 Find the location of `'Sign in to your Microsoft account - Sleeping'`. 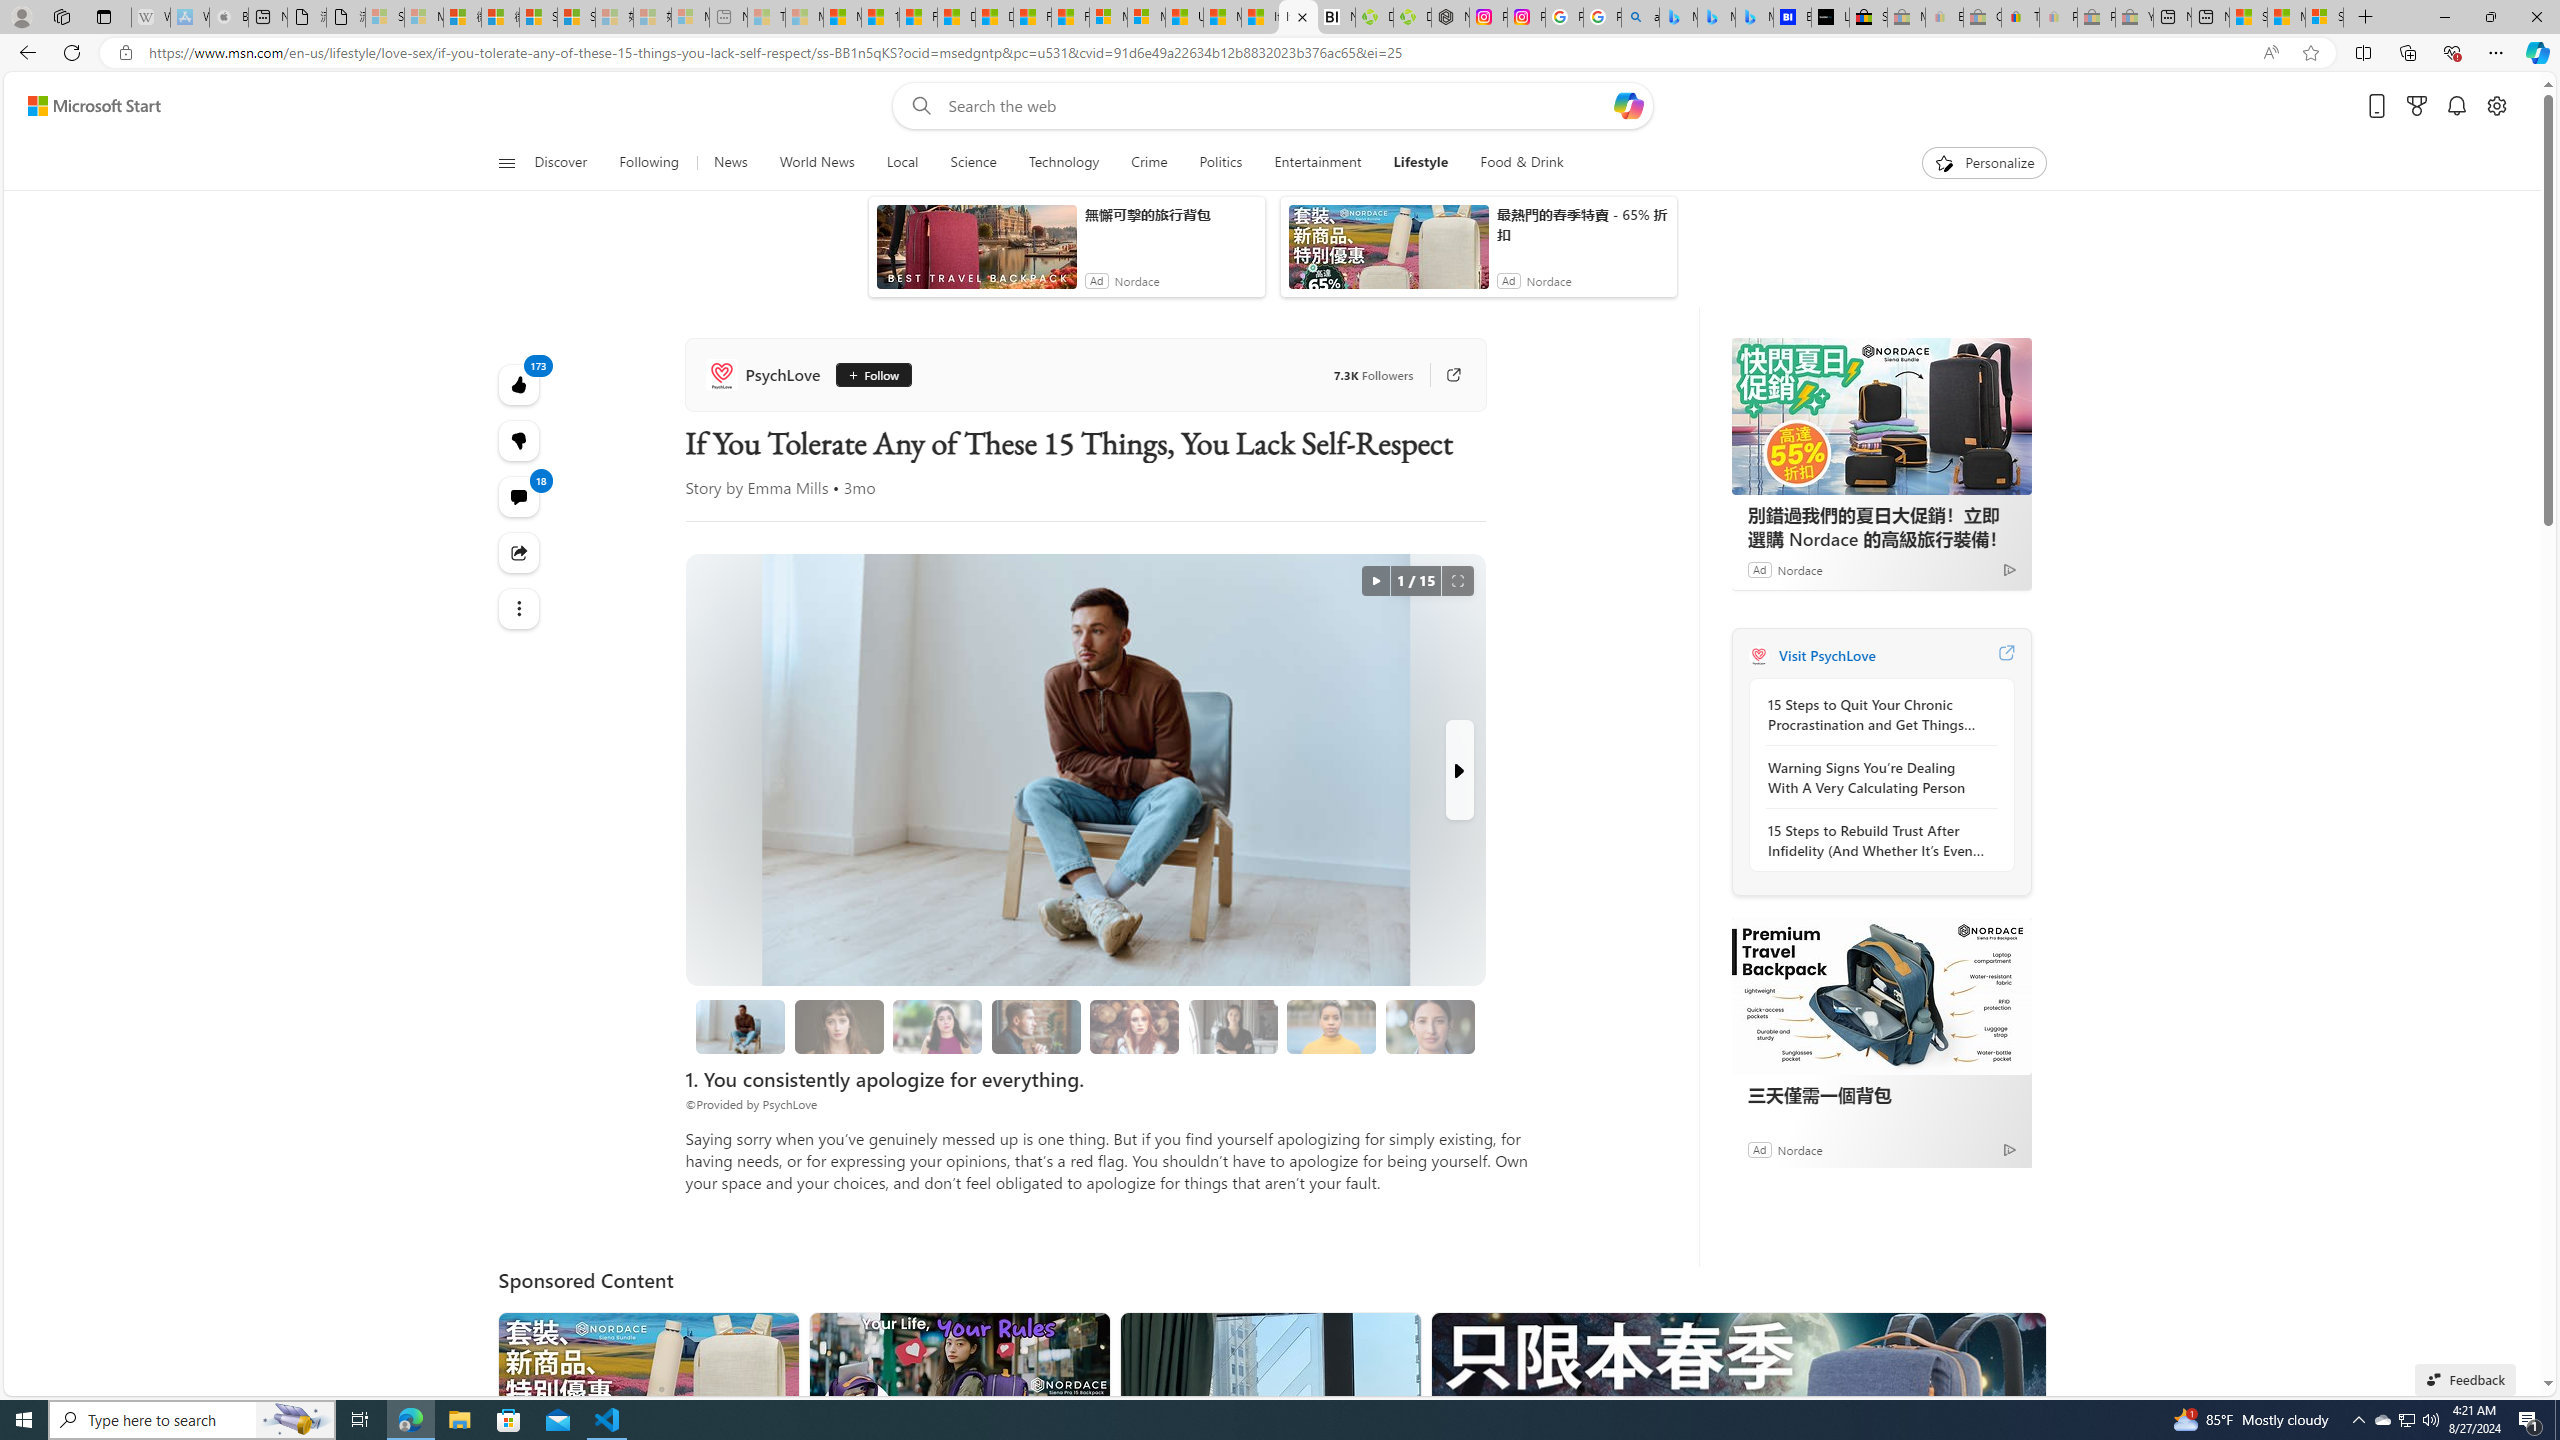

'Sign in to your Microsoft account - Sleeping' is located at coordinates (383, 16).